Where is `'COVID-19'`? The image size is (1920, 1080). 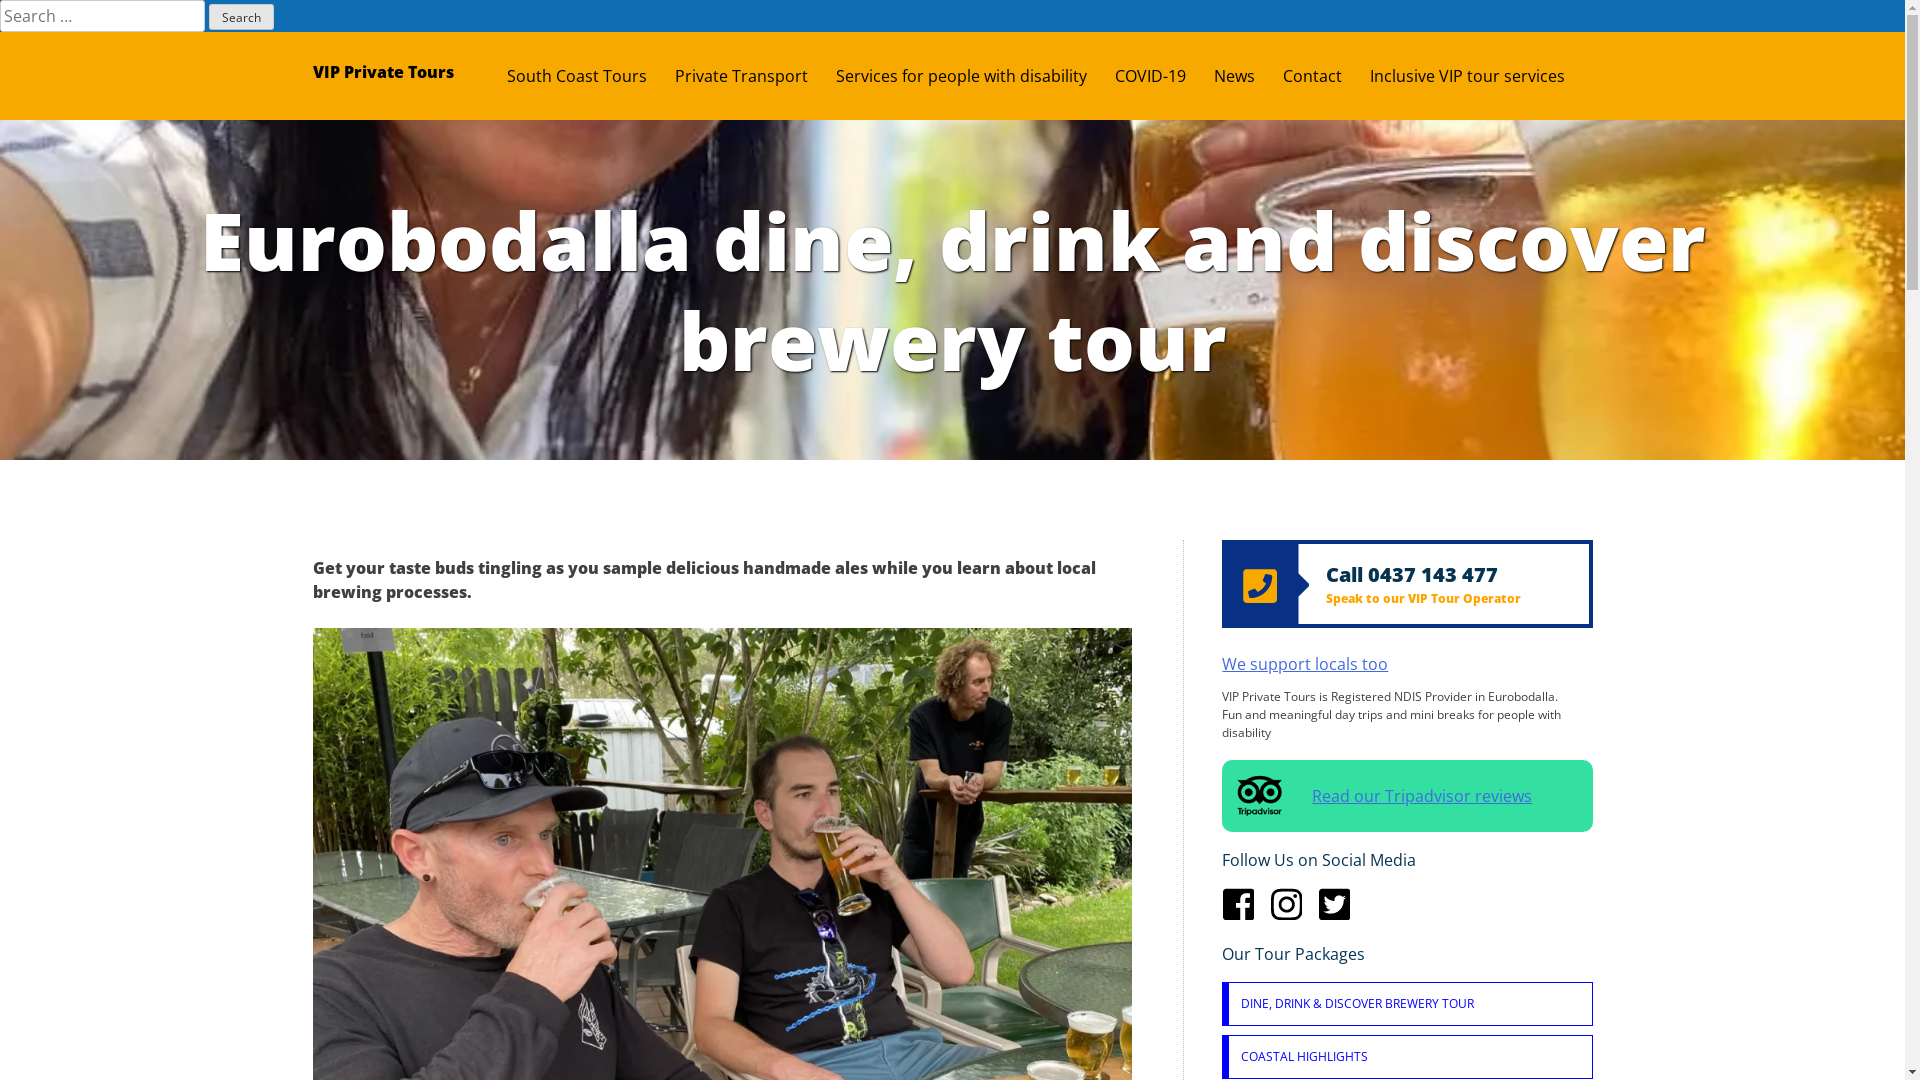
'COVID-19' is located at coordinates (1163, 75).